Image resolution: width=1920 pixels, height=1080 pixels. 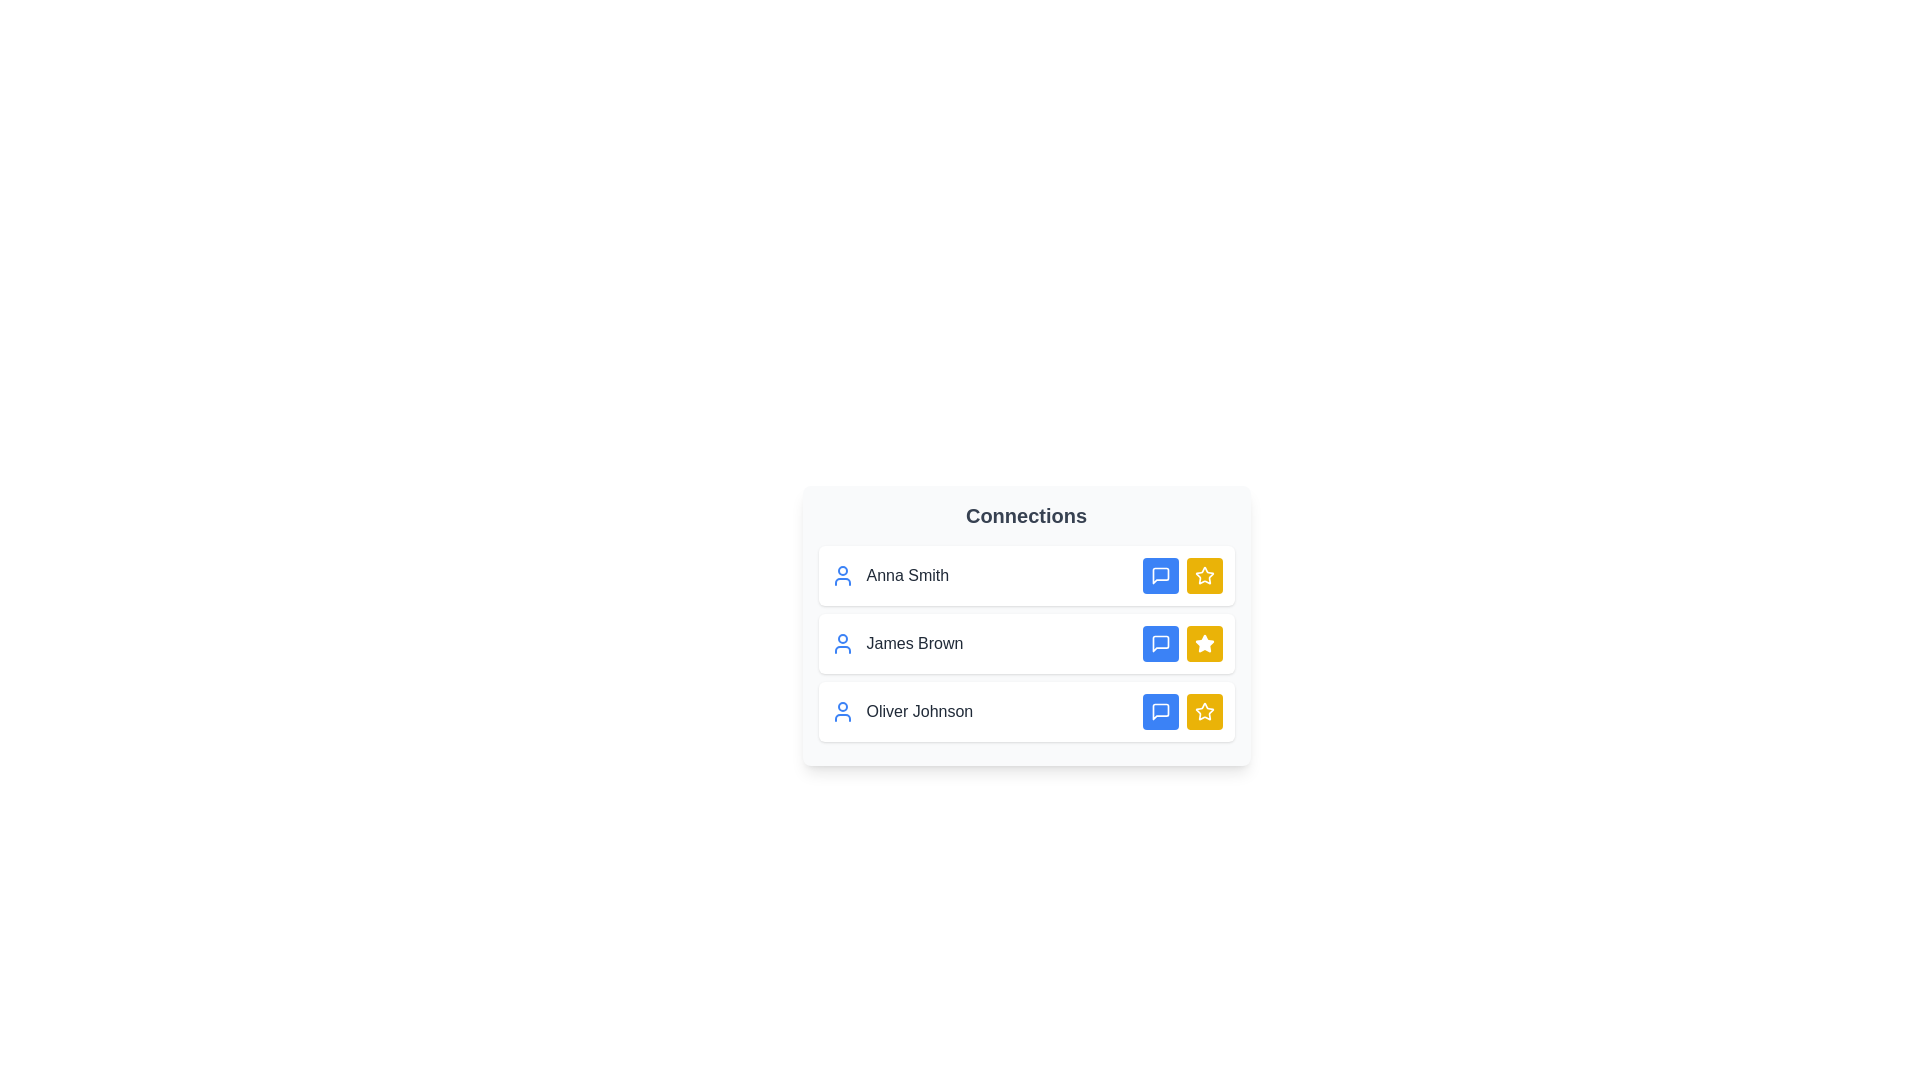 What do you see at coordinates (1203, 711) in the screenshot?
I see `favorite button for the connection Oliver Johnson to toggle its favorite status` at bounding box center [1203, 711].